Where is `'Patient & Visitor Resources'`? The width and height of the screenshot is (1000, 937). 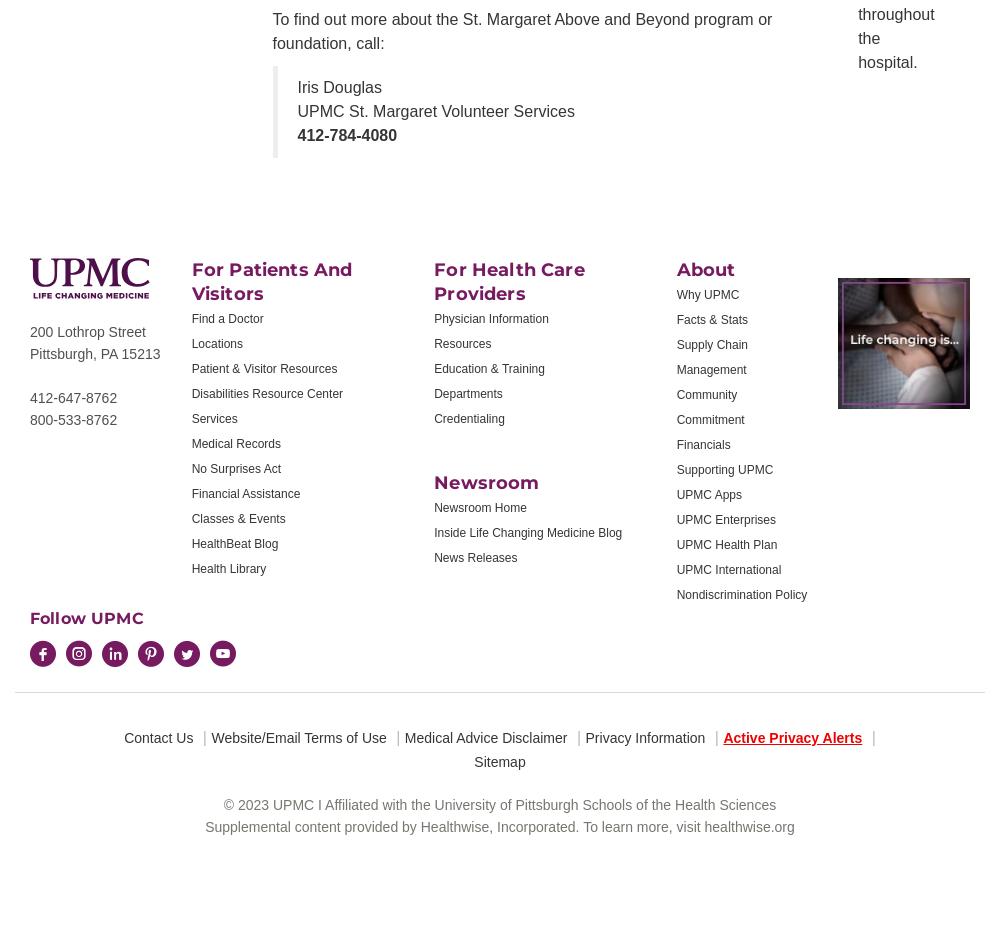 'Patient & Visitor Resources' is located at coordinates (264, 367).